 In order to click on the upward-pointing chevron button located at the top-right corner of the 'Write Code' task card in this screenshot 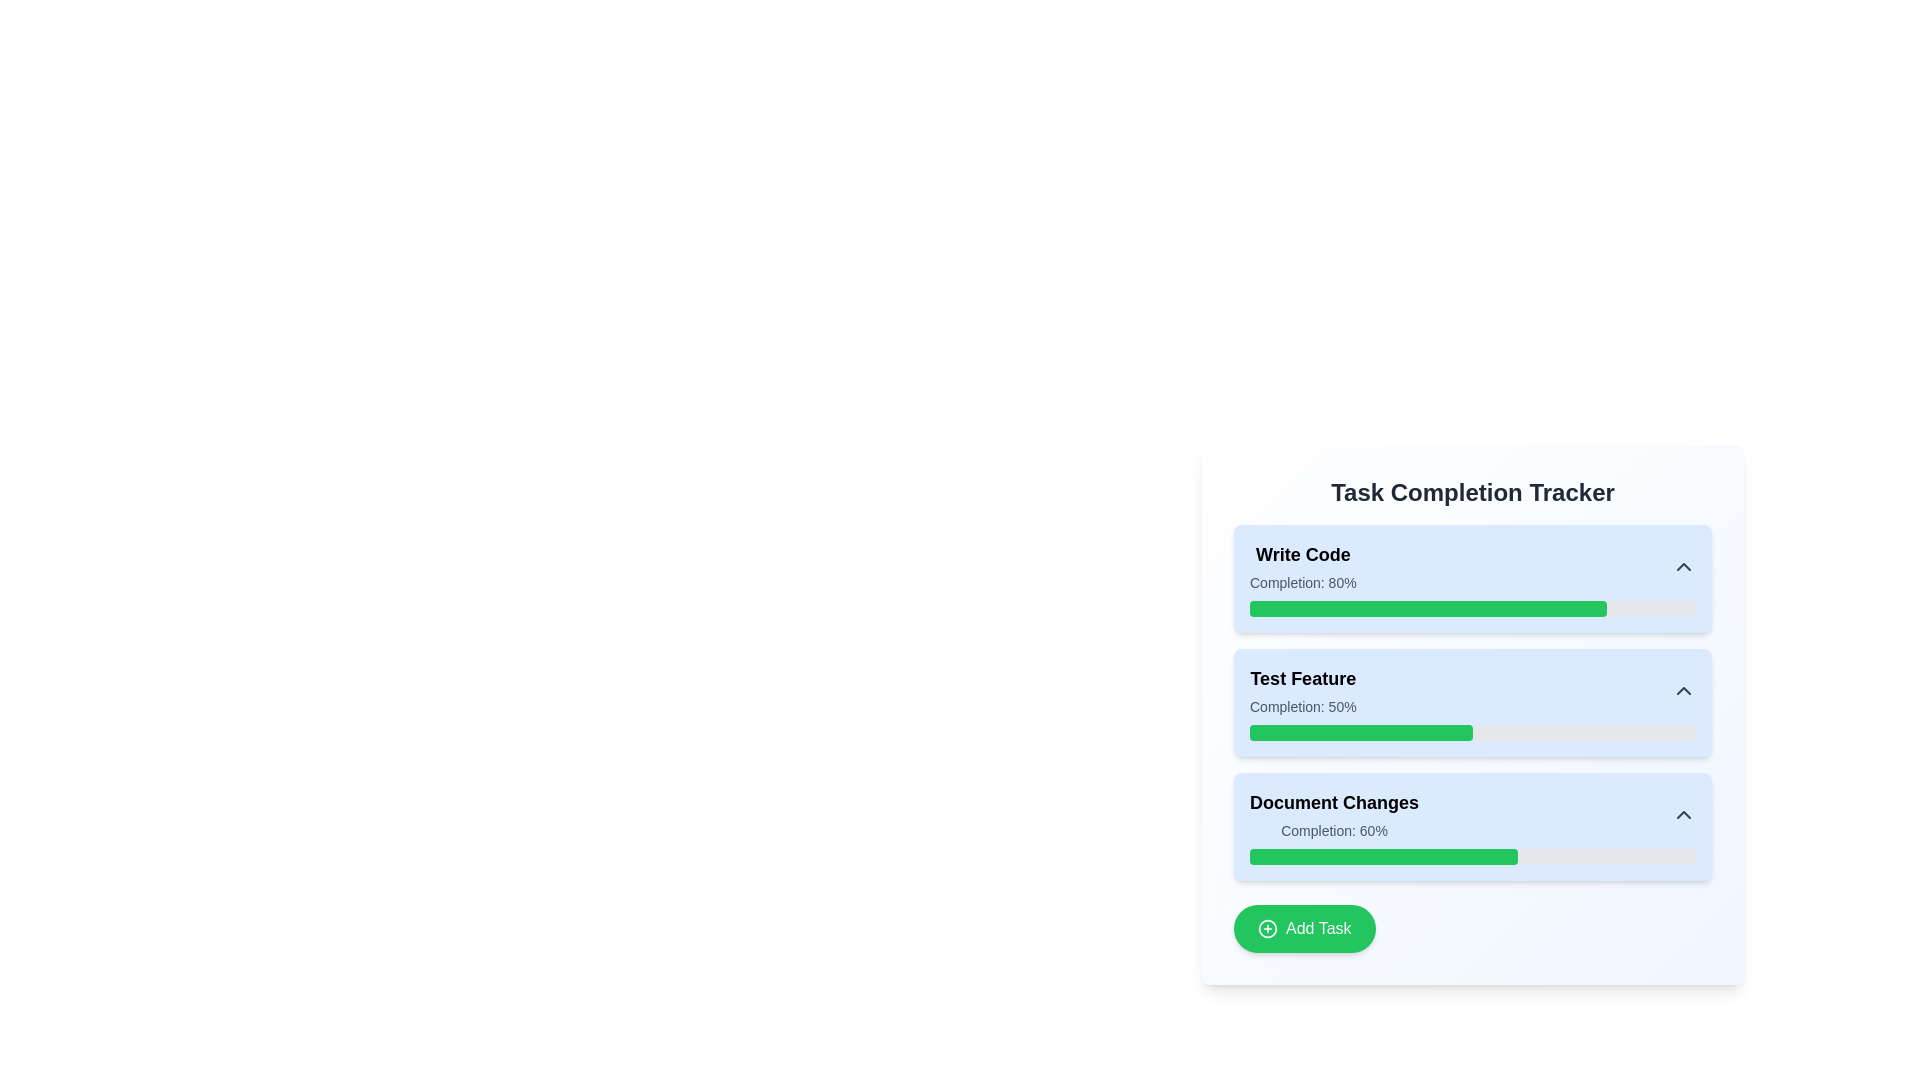, I will do `click(1683, 567)`.